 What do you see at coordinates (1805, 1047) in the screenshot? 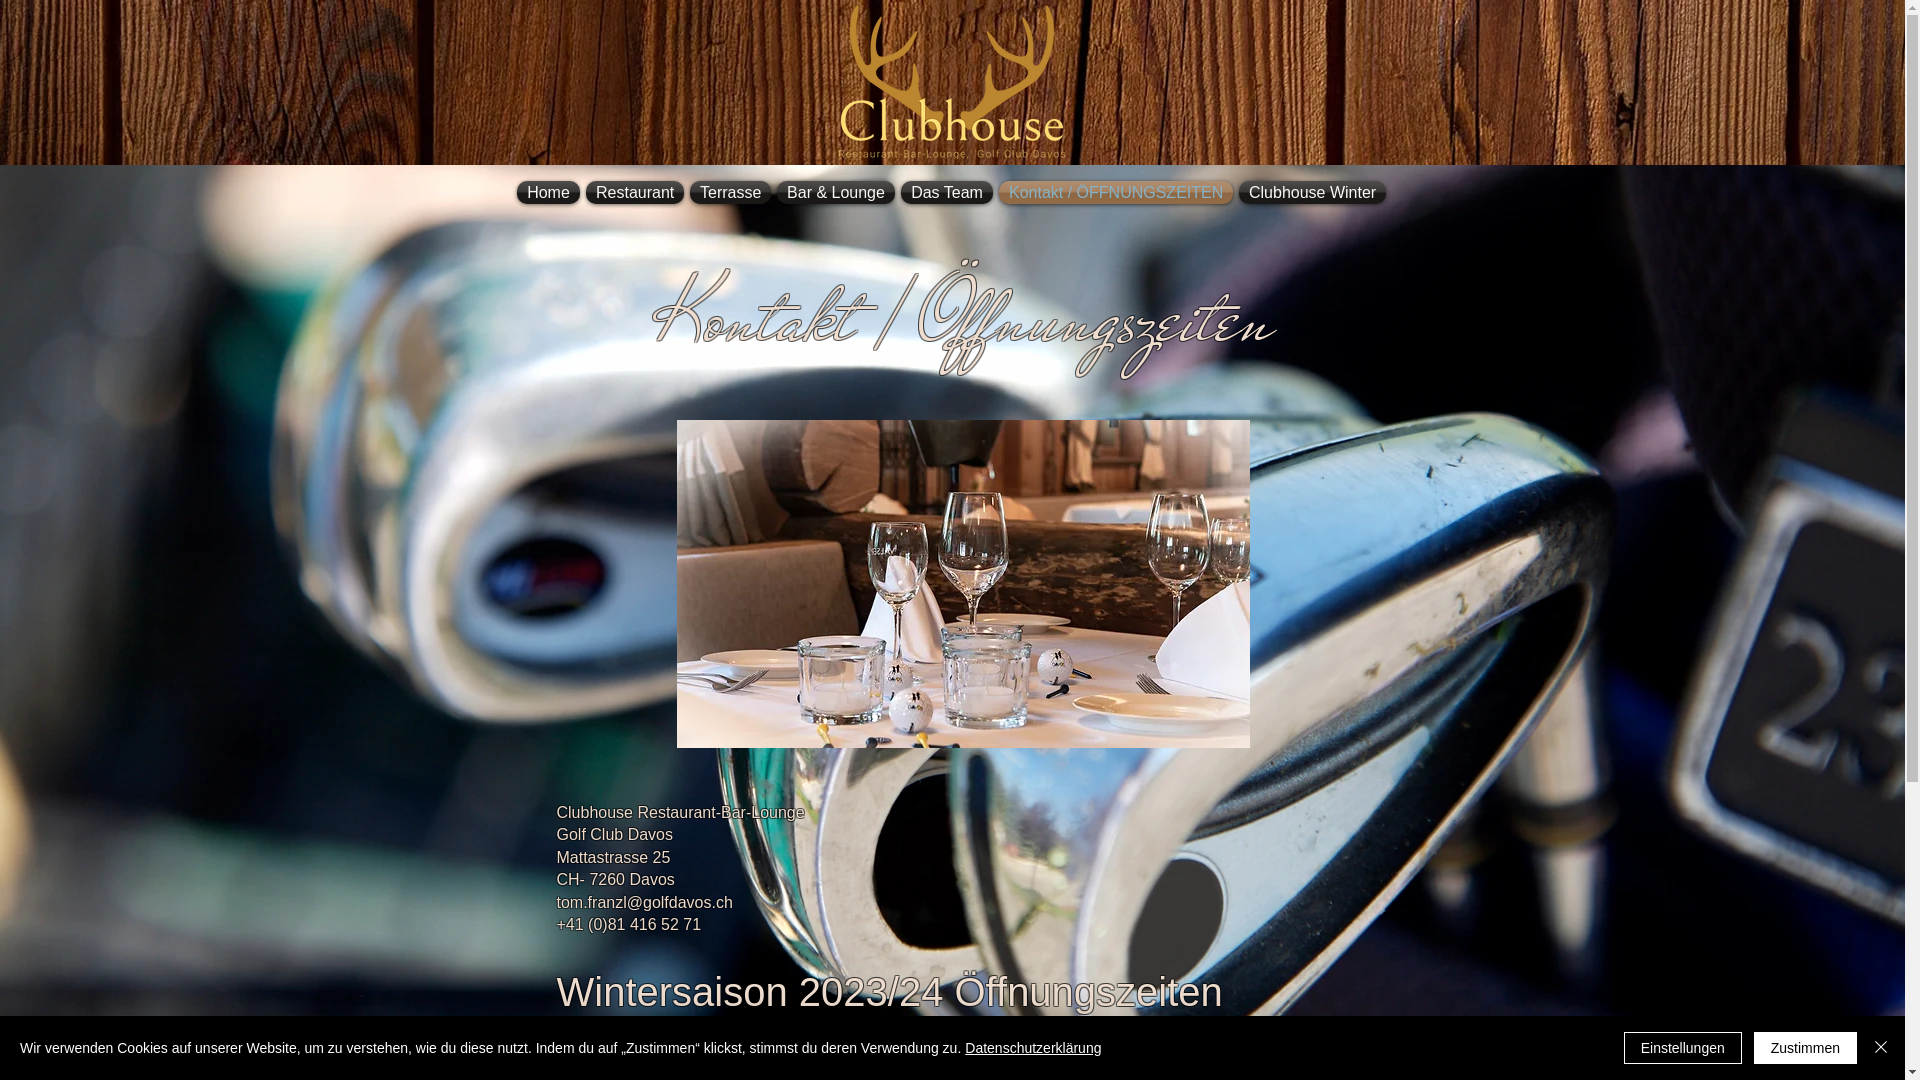
I see `'Zustimmen'` at bounding box center [1805, 1047].